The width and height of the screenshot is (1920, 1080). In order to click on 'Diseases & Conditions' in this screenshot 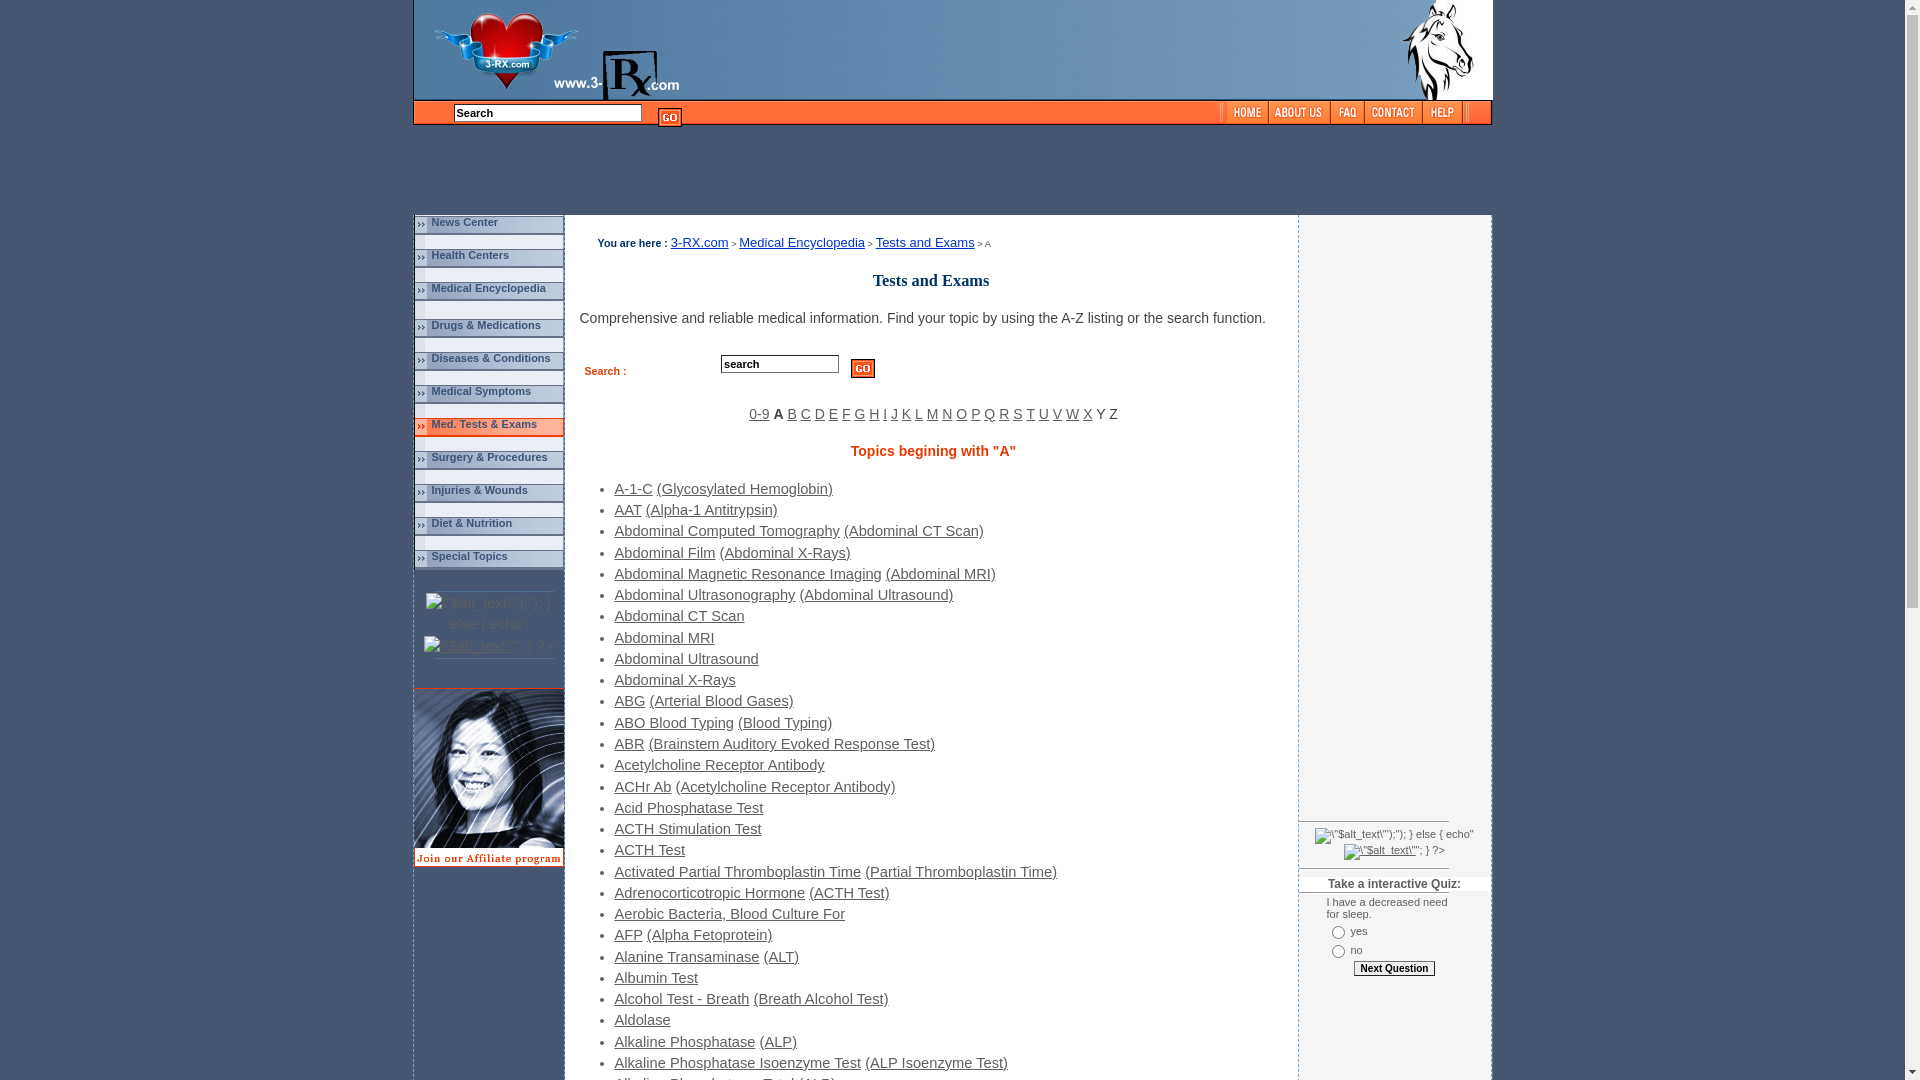, I will do `click(491, 357)`.